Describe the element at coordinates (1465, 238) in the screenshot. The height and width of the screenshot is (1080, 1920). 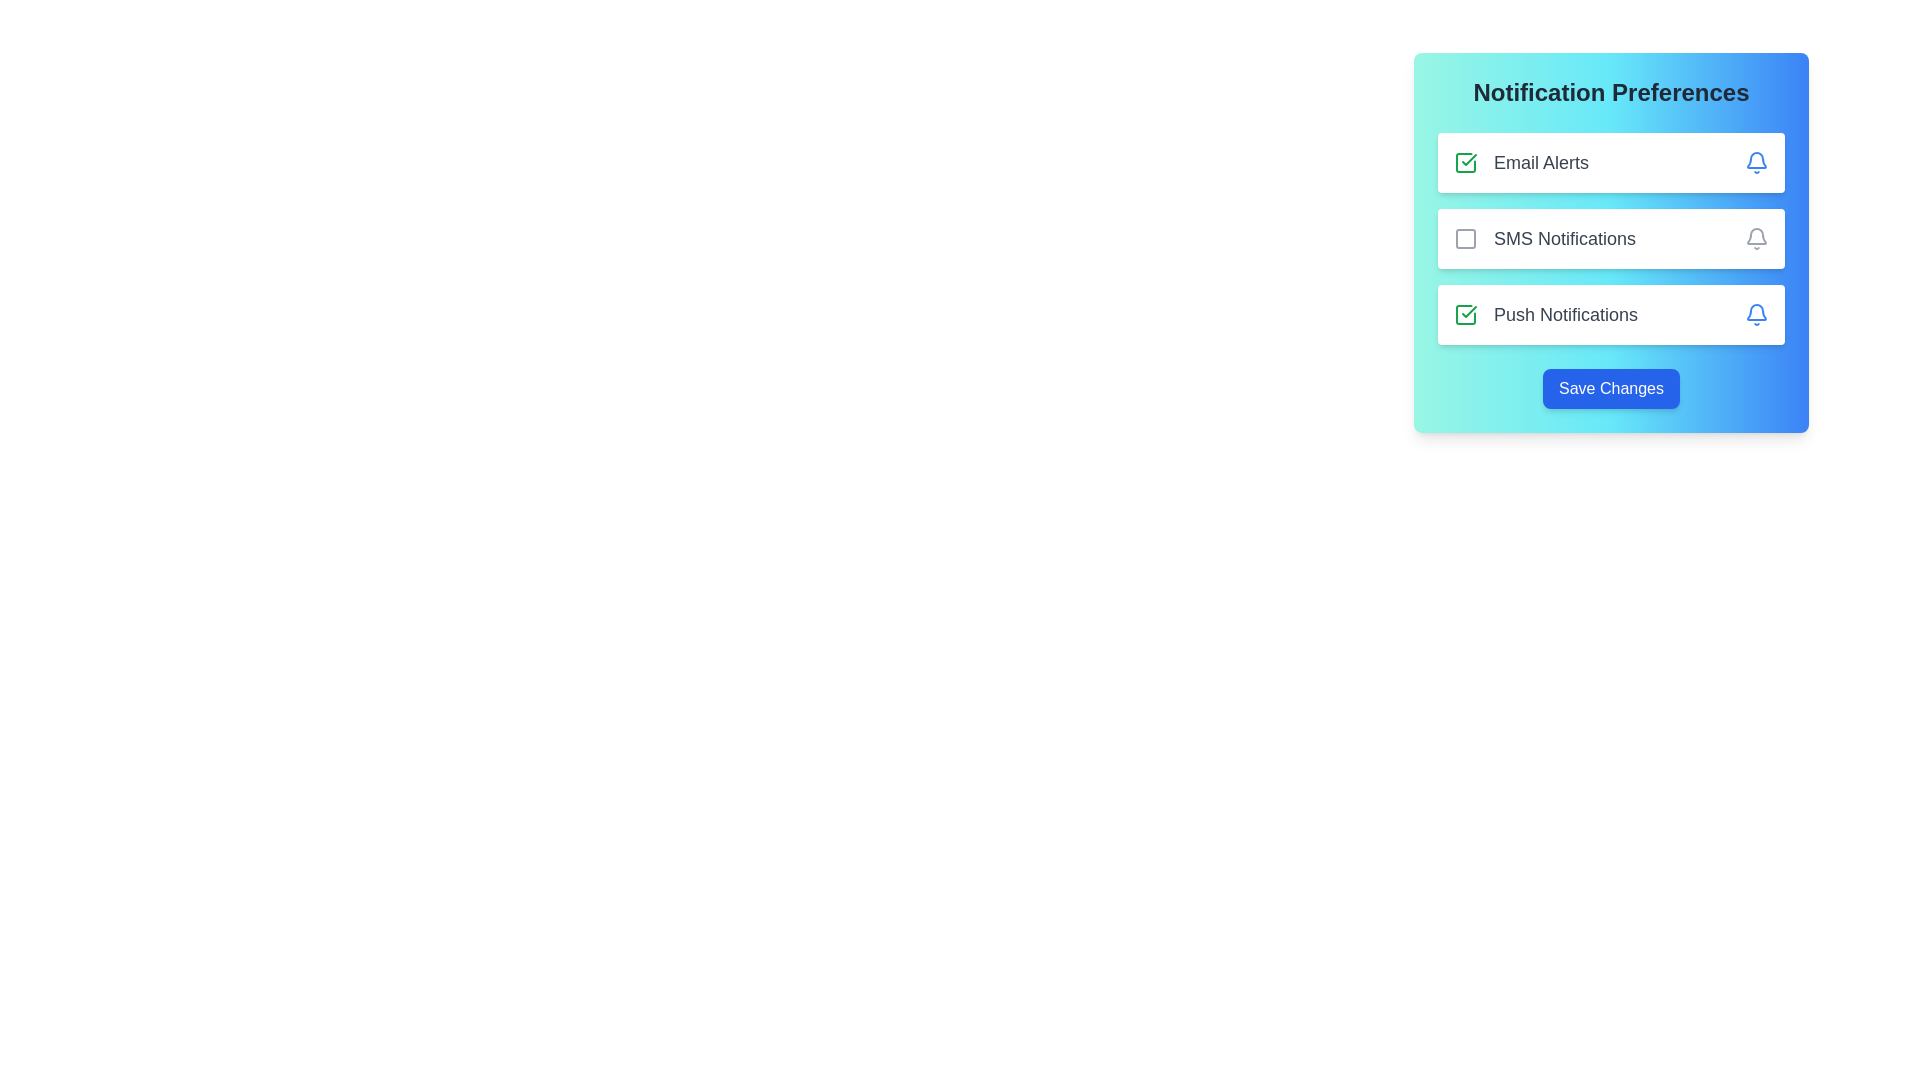
I see `the inner rectangle icon representing the status of the 'SMS Notifications' feature located in the middle row of the card` at that location.